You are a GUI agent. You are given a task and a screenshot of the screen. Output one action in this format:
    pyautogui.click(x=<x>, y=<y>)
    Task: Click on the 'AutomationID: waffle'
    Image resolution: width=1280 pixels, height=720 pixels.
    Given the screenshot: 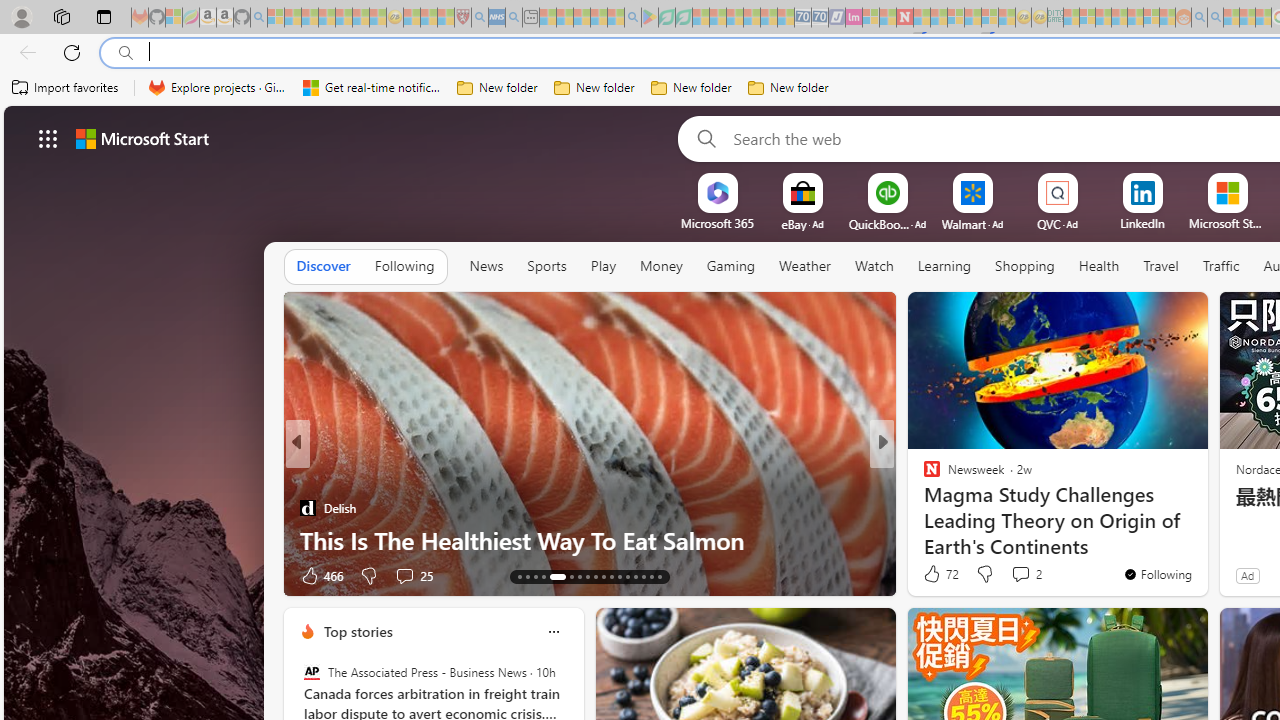 What is the action you would take?
    pyautogui.click(x=48, y=137)
    